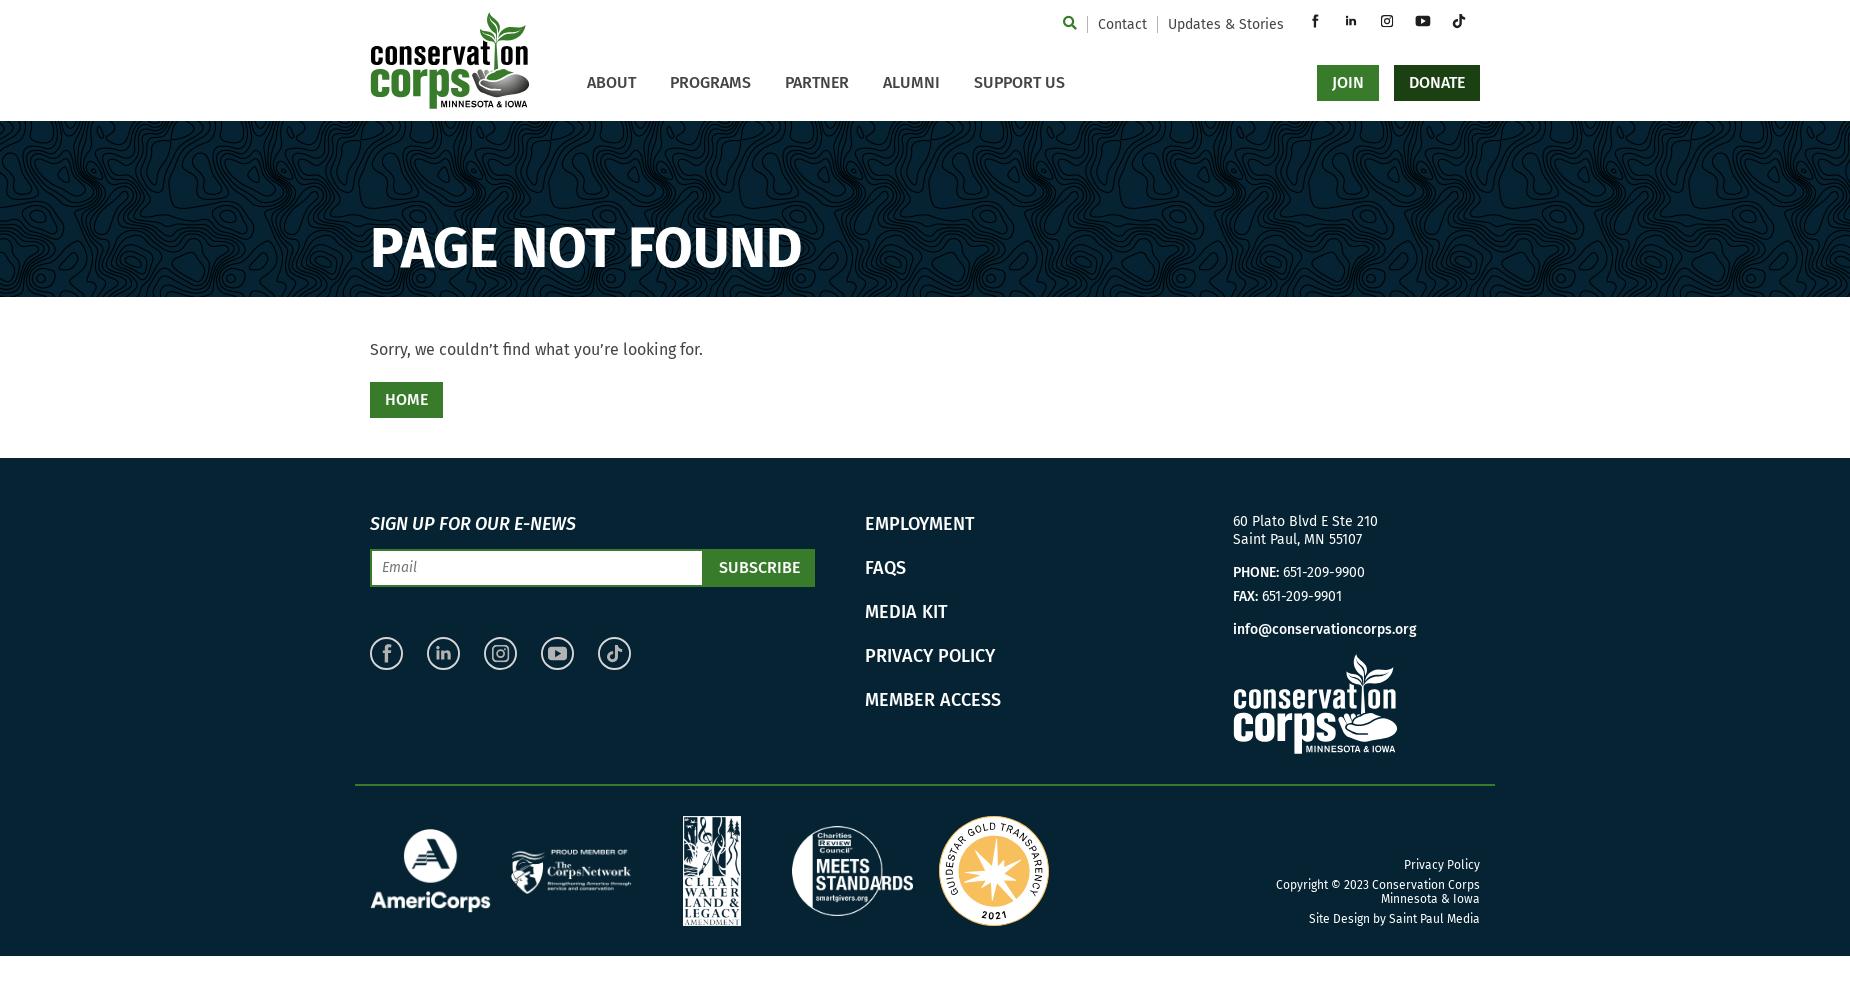 Image resolution: width=1850 pixels, height=1000 pixels. What do you see at coordinates (883, 81) in the screenshot?
I see `'Alumni'` at bounding box center [883, 81].